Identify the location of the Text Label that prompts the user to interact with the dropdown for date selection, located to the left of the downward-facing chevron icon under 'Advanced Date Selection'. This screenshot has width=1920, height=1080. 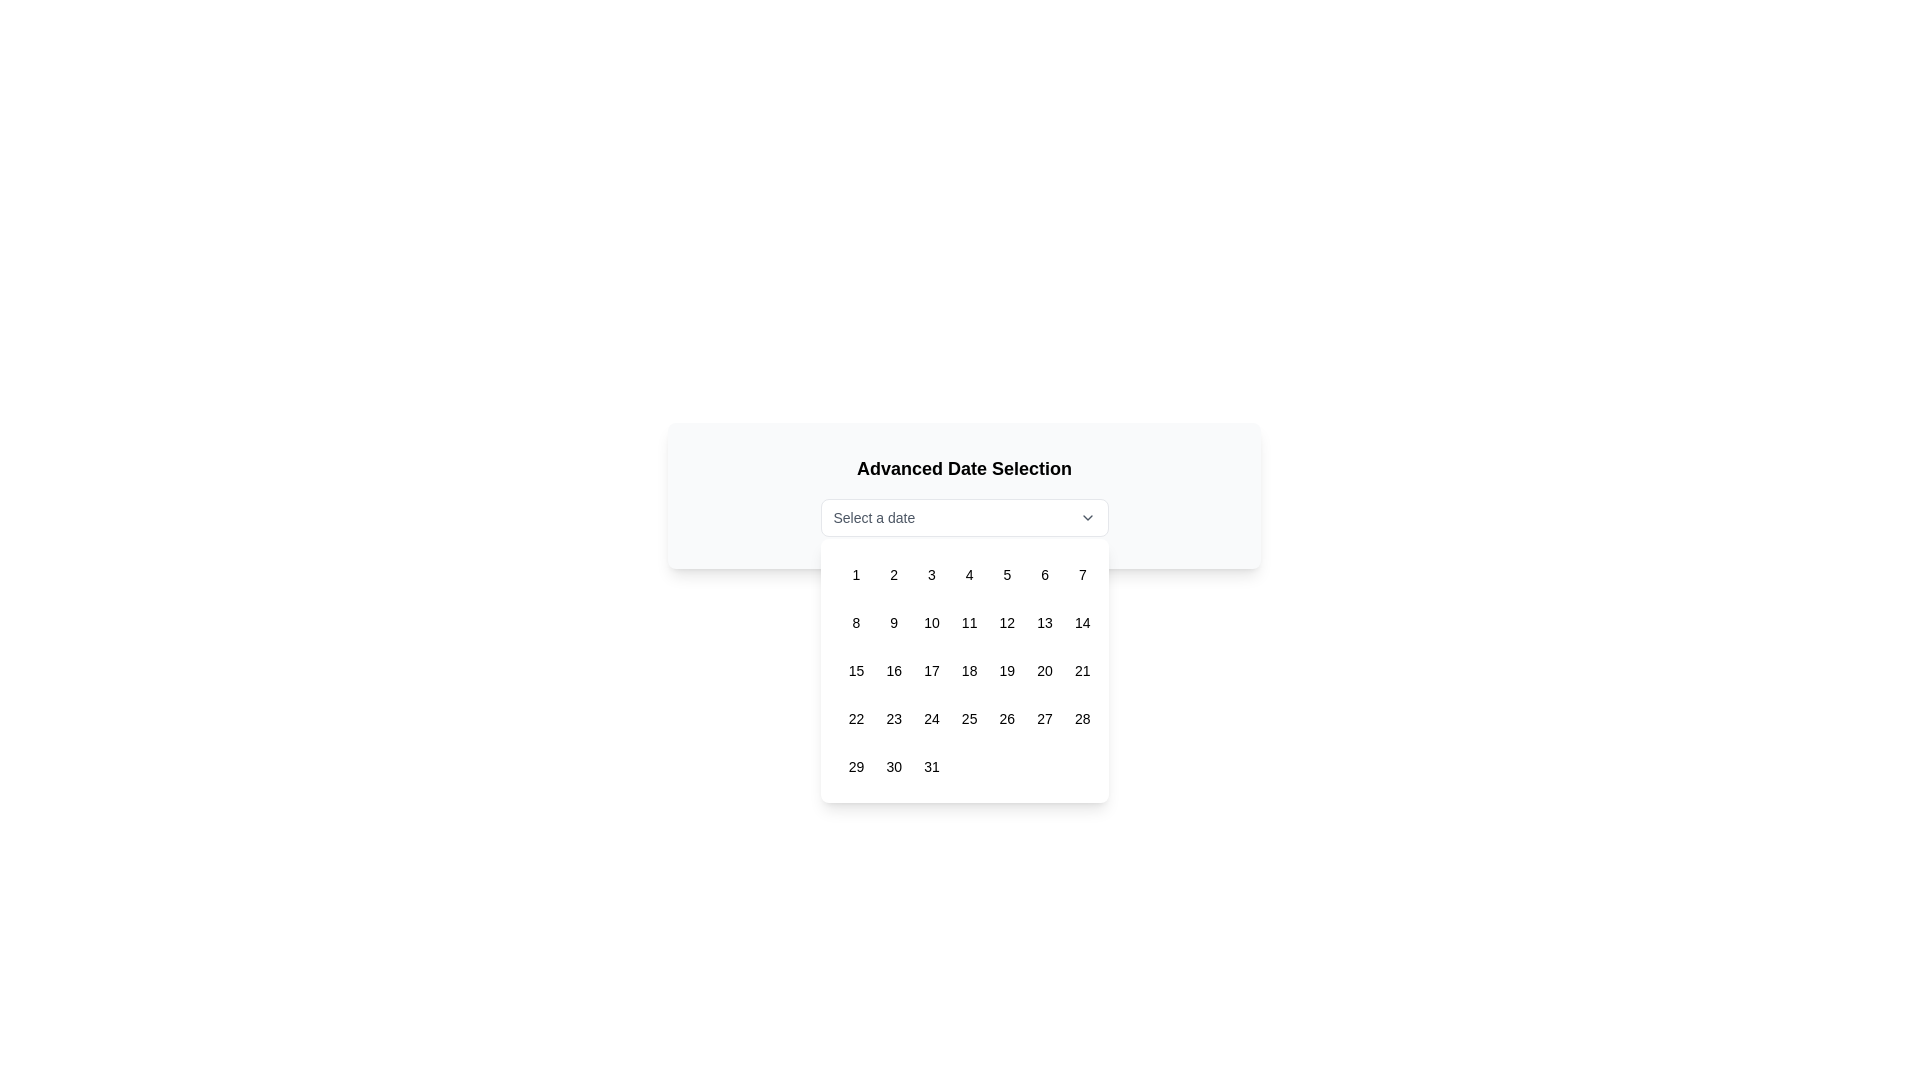
(874, 516).